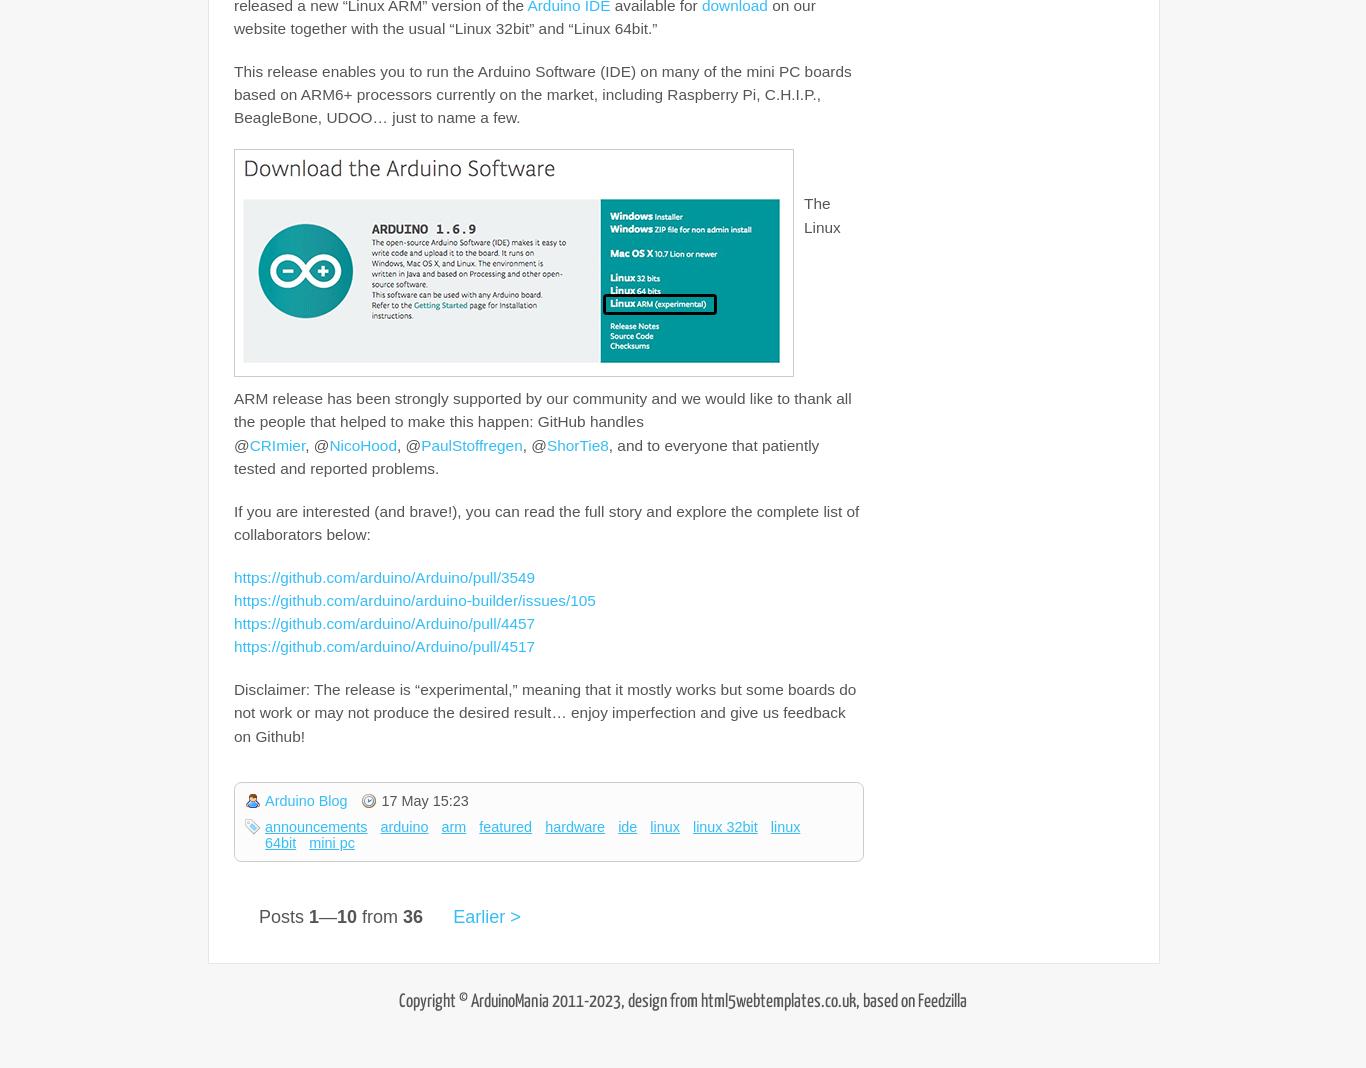  I want to click on 'https://github.com/arduino/Arduino/pull/3549', so click(383, 575).